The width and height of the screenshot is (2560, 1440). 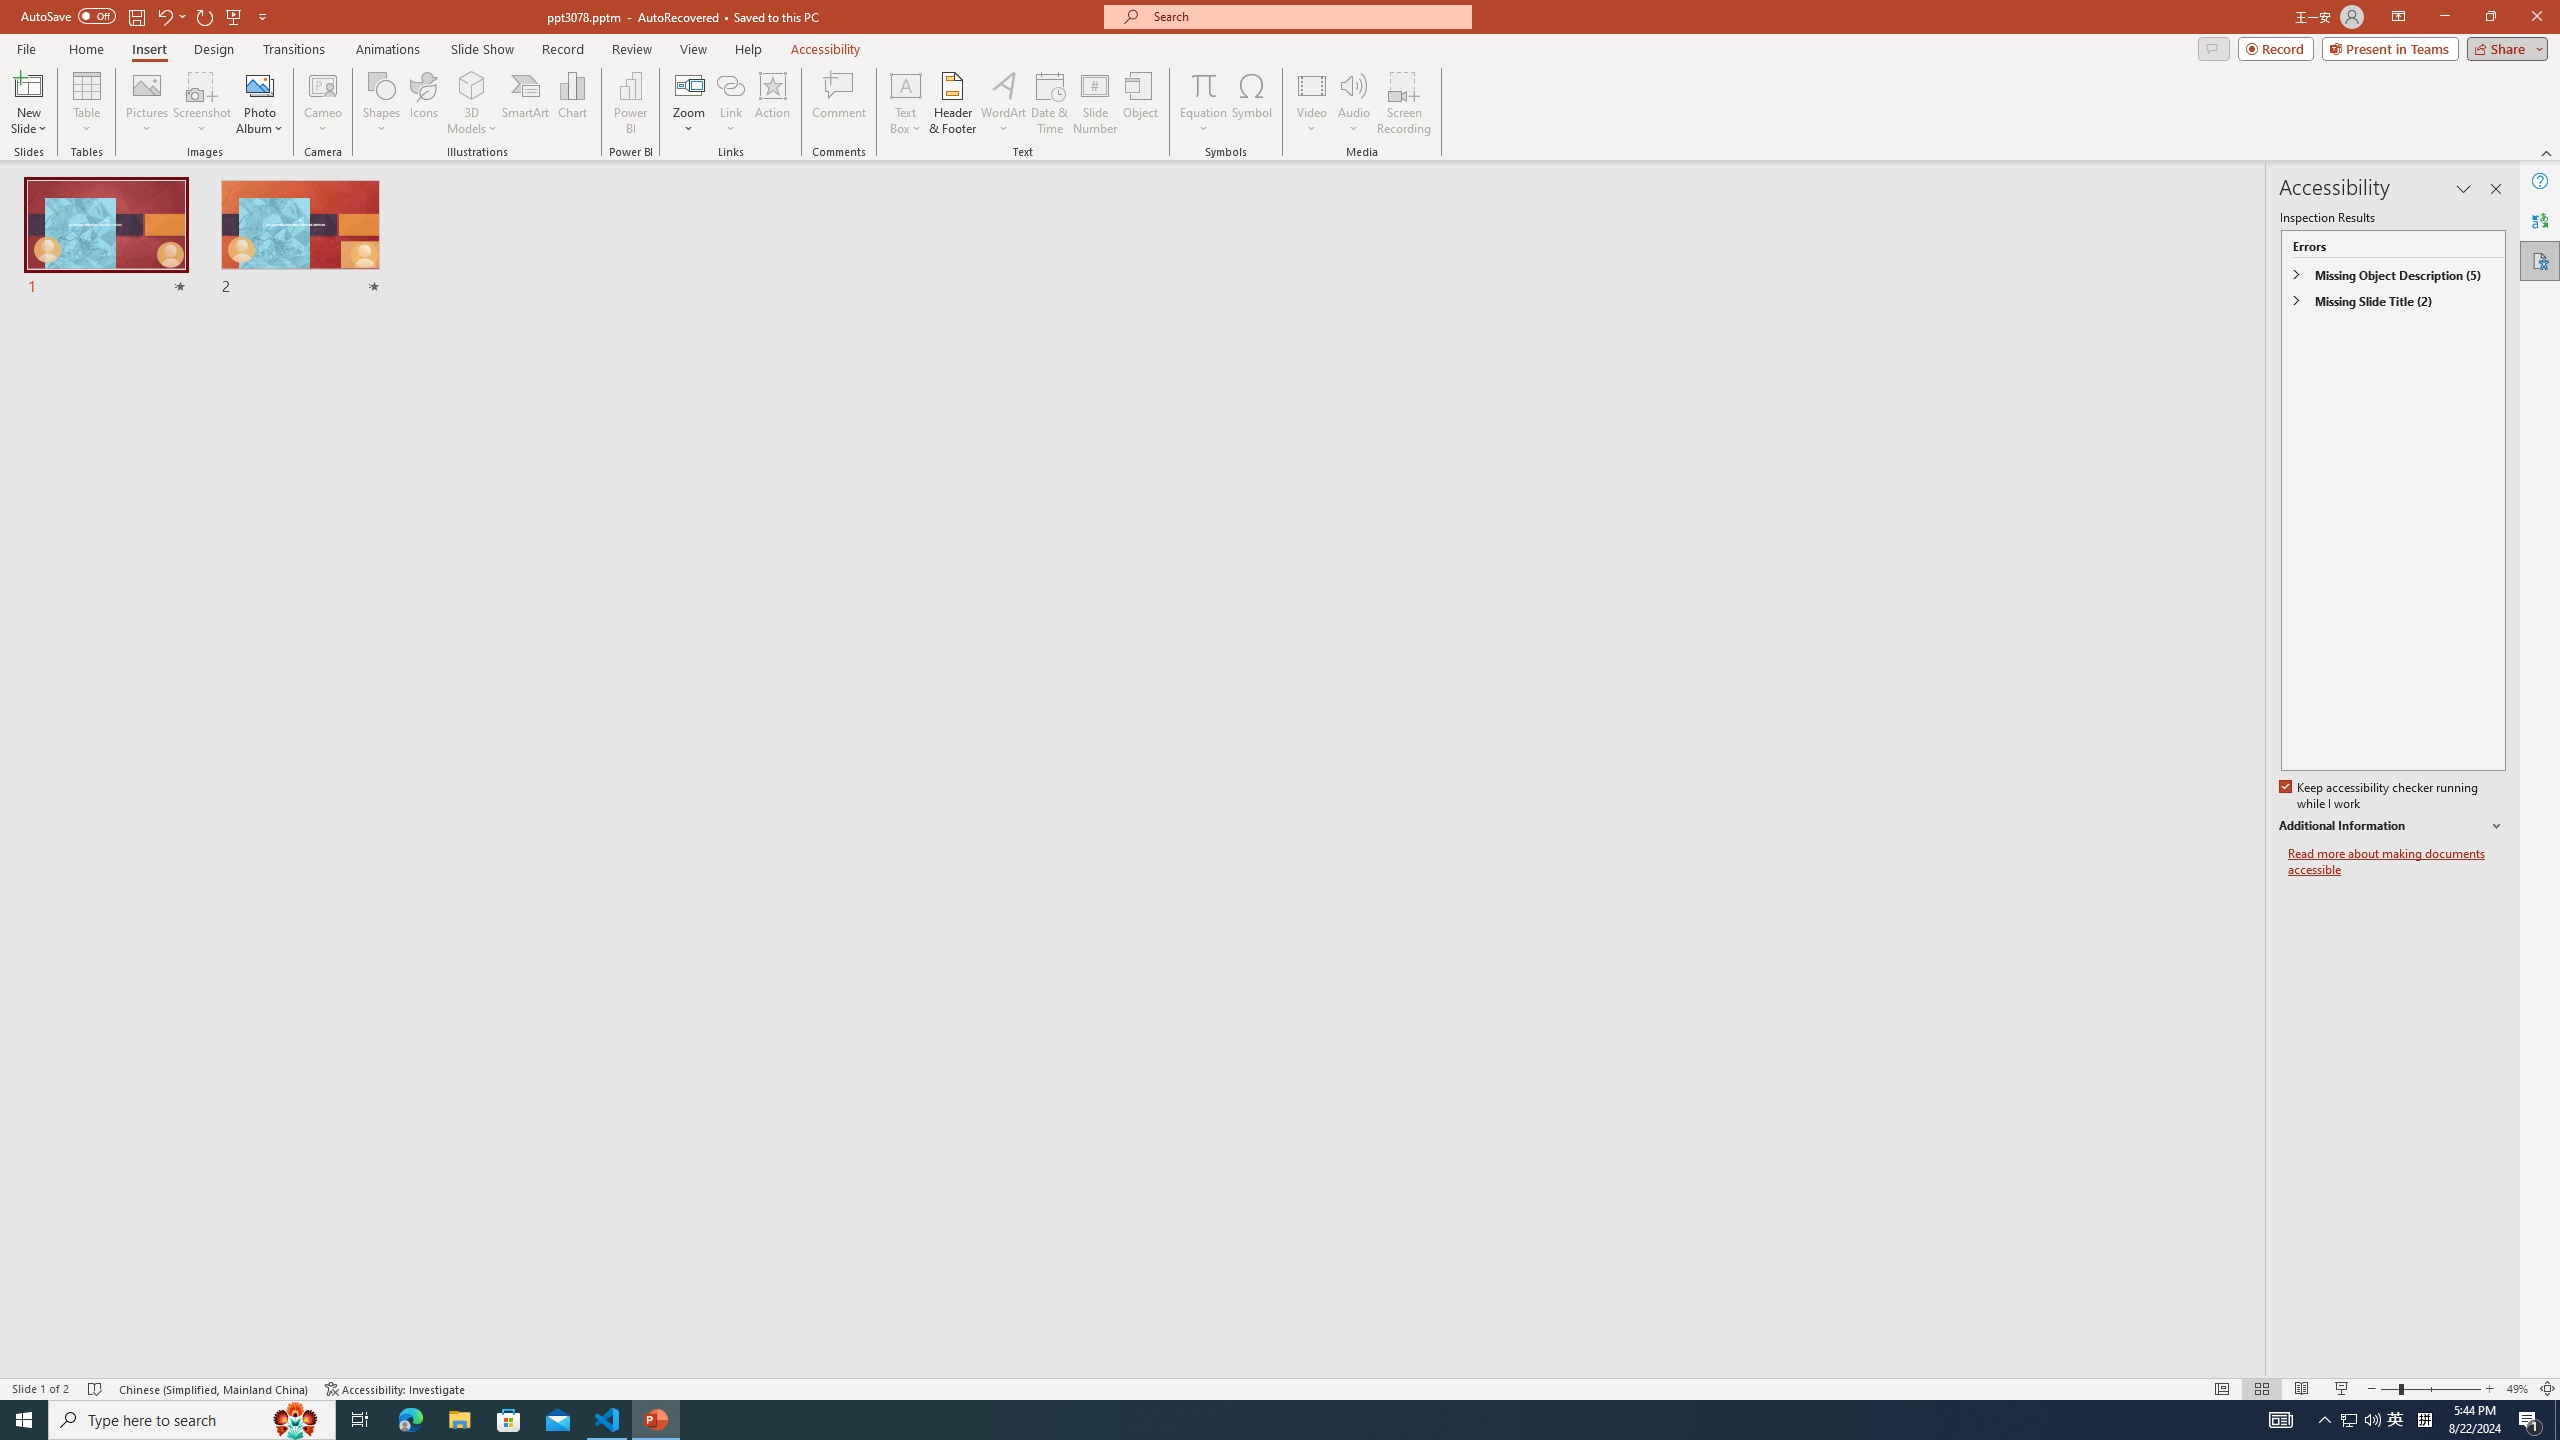 I want to click on 'Object...', so click(x=1141, y=103).